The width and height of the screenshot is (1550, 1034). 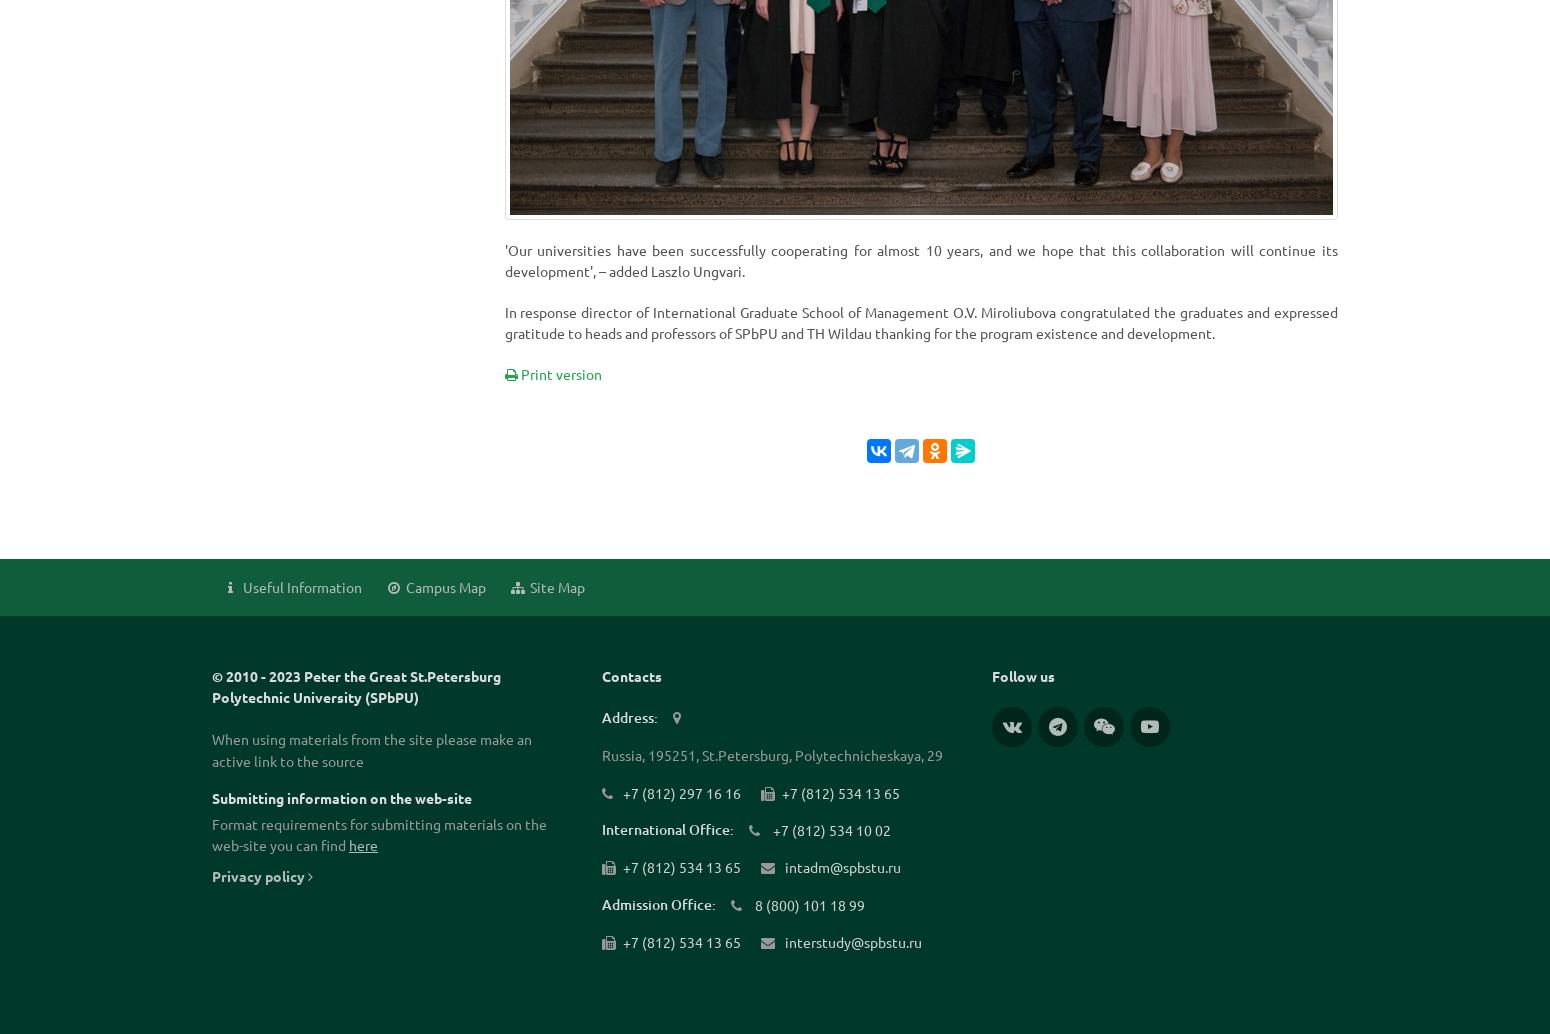 I want to click on 'interstudy@spbstu.ru', so click(x=851, y=942).